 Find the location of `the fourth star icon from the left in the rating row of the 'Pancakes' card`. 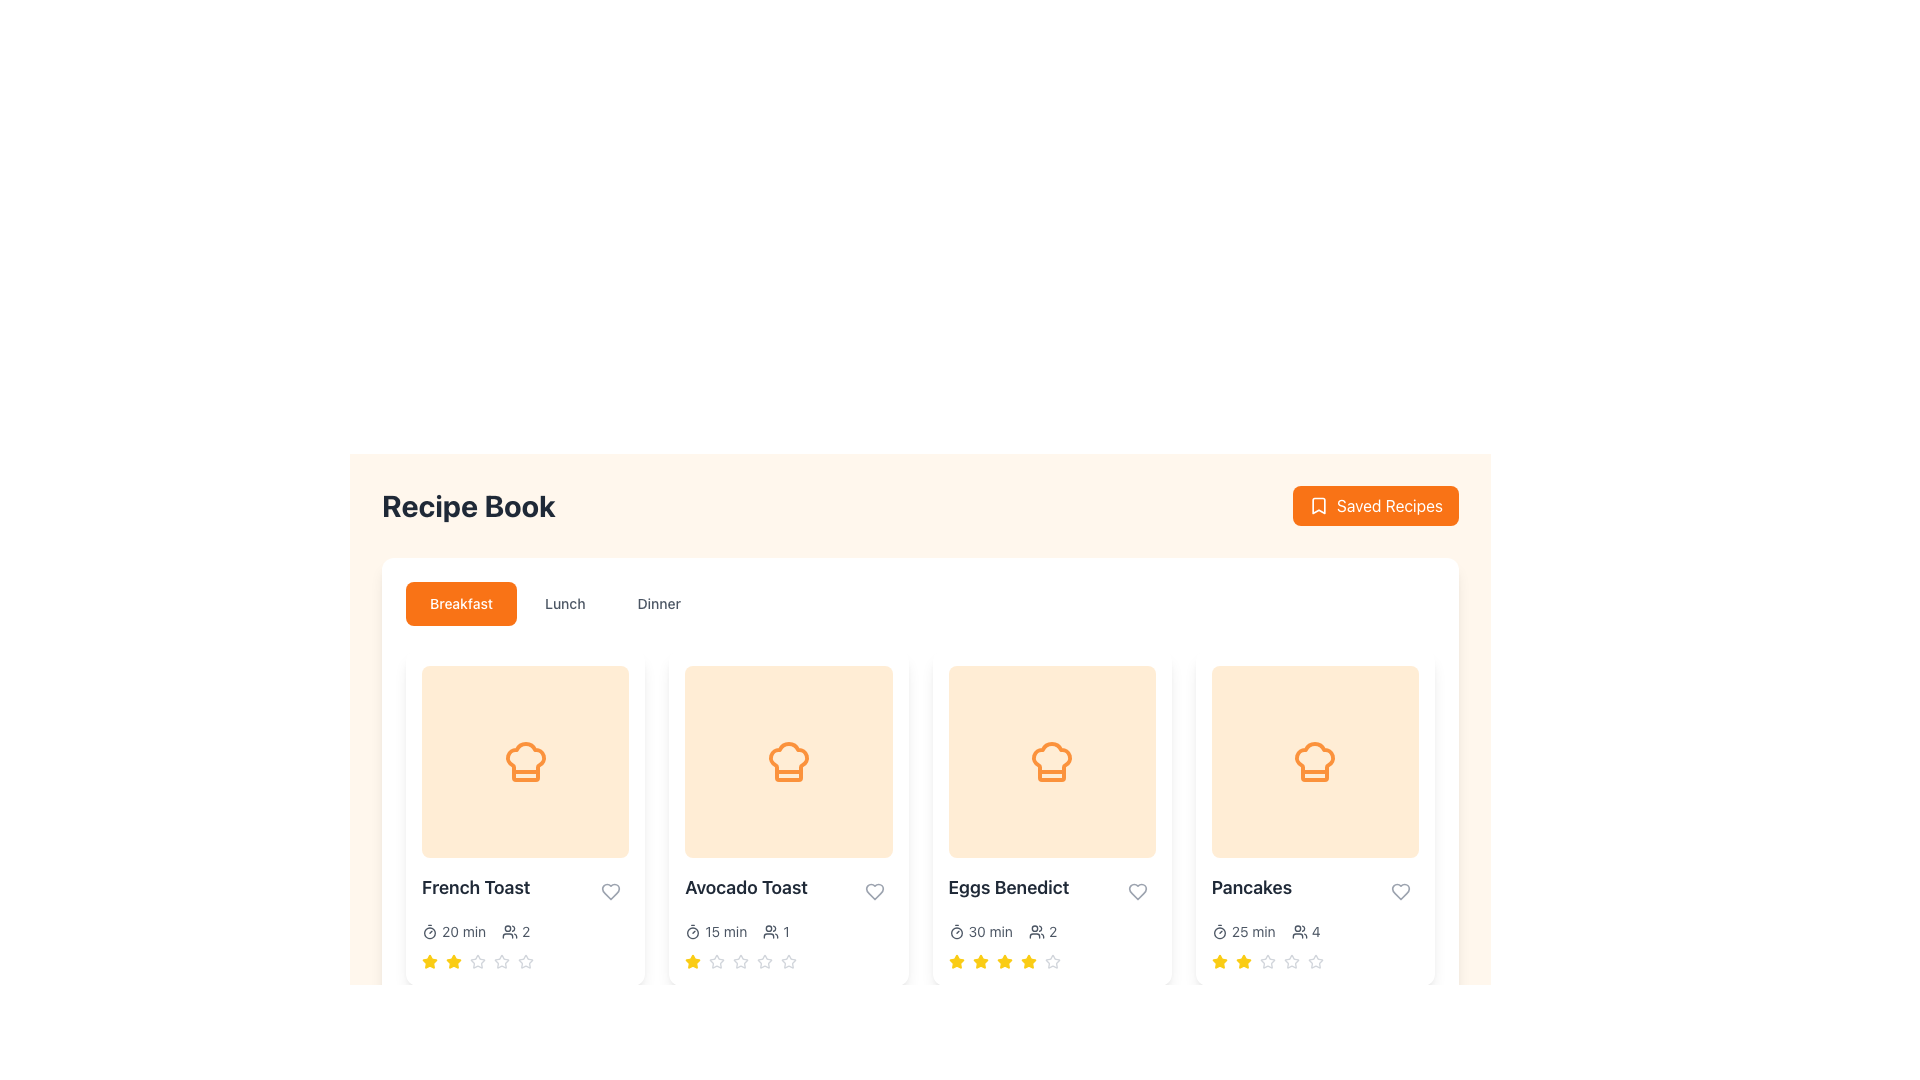

the fourth star icon from the left in the rating row of the 'Pancakes' card is located at coordinates (1291, 960).